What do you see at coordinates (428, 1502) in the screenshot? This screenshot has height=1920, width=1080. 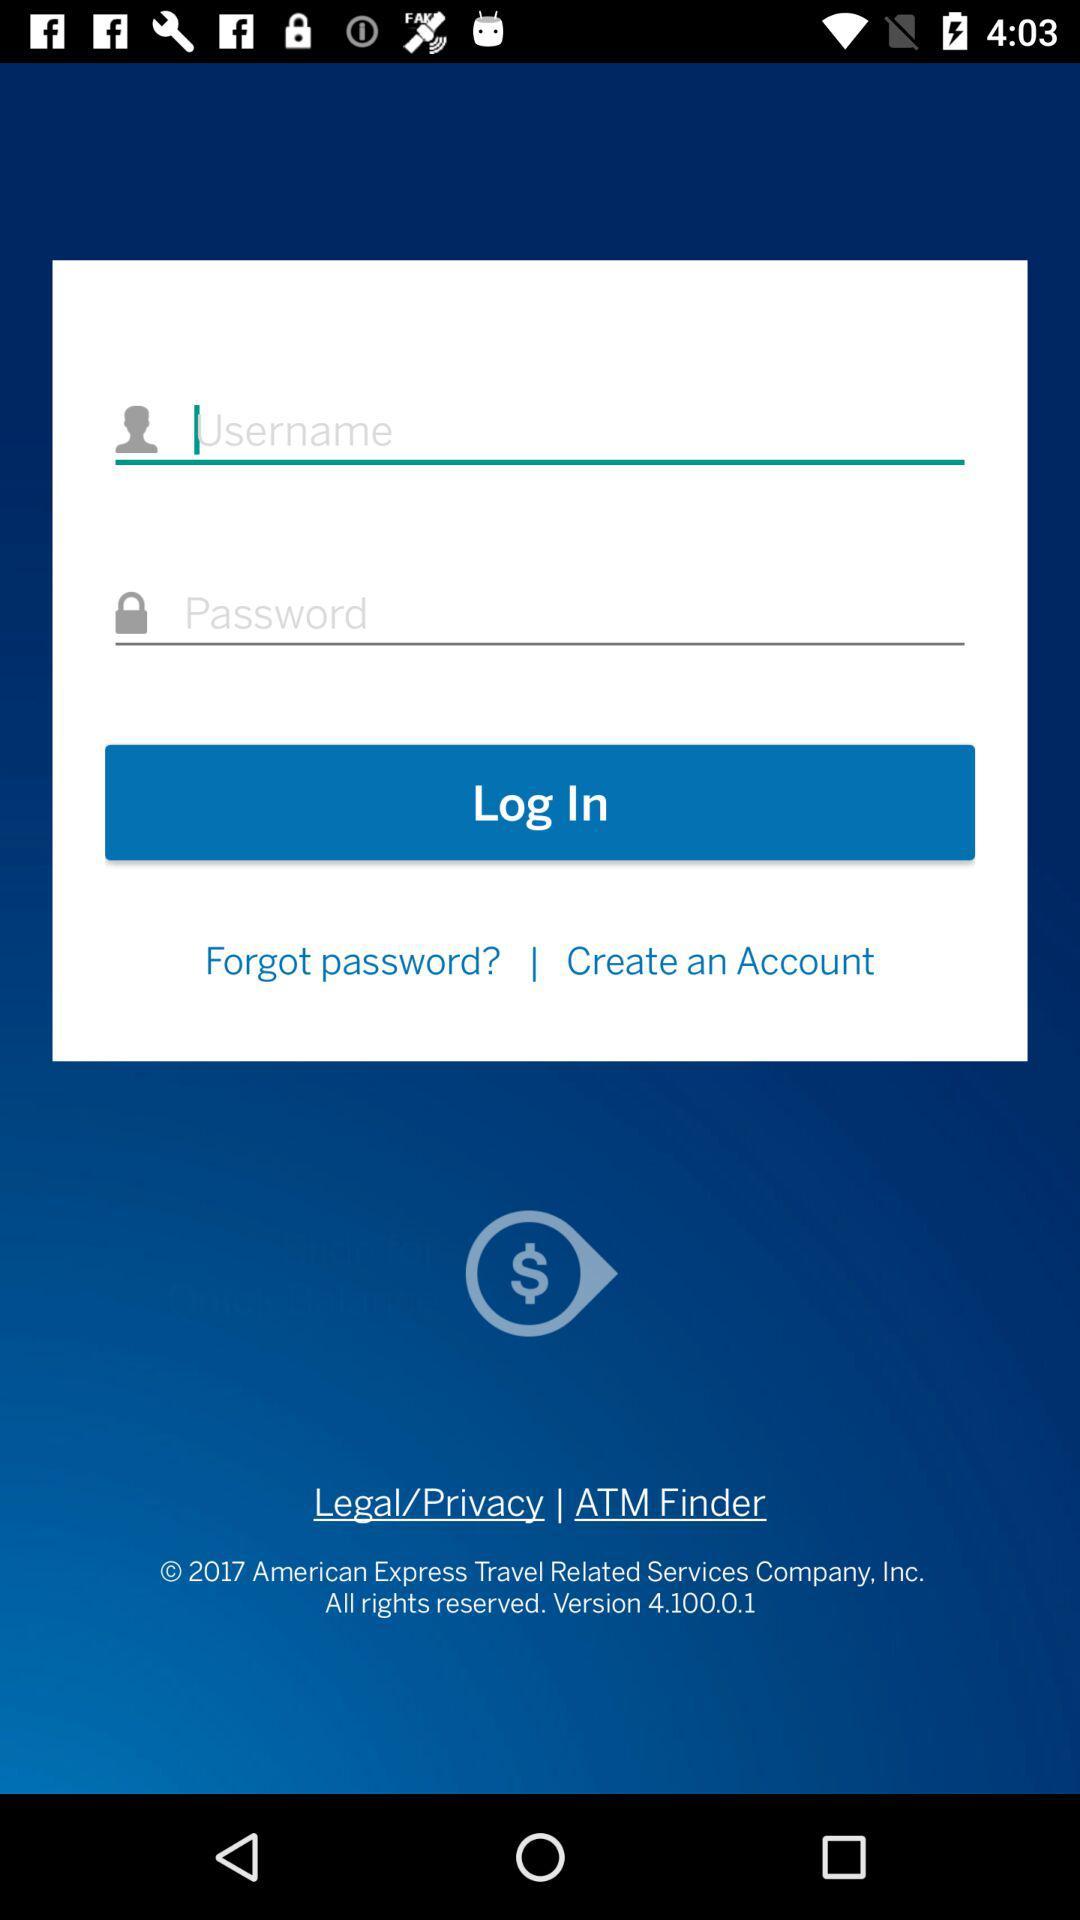 I see `the item to the left of the  | atm finder item` at bounding box center [428, 1502].